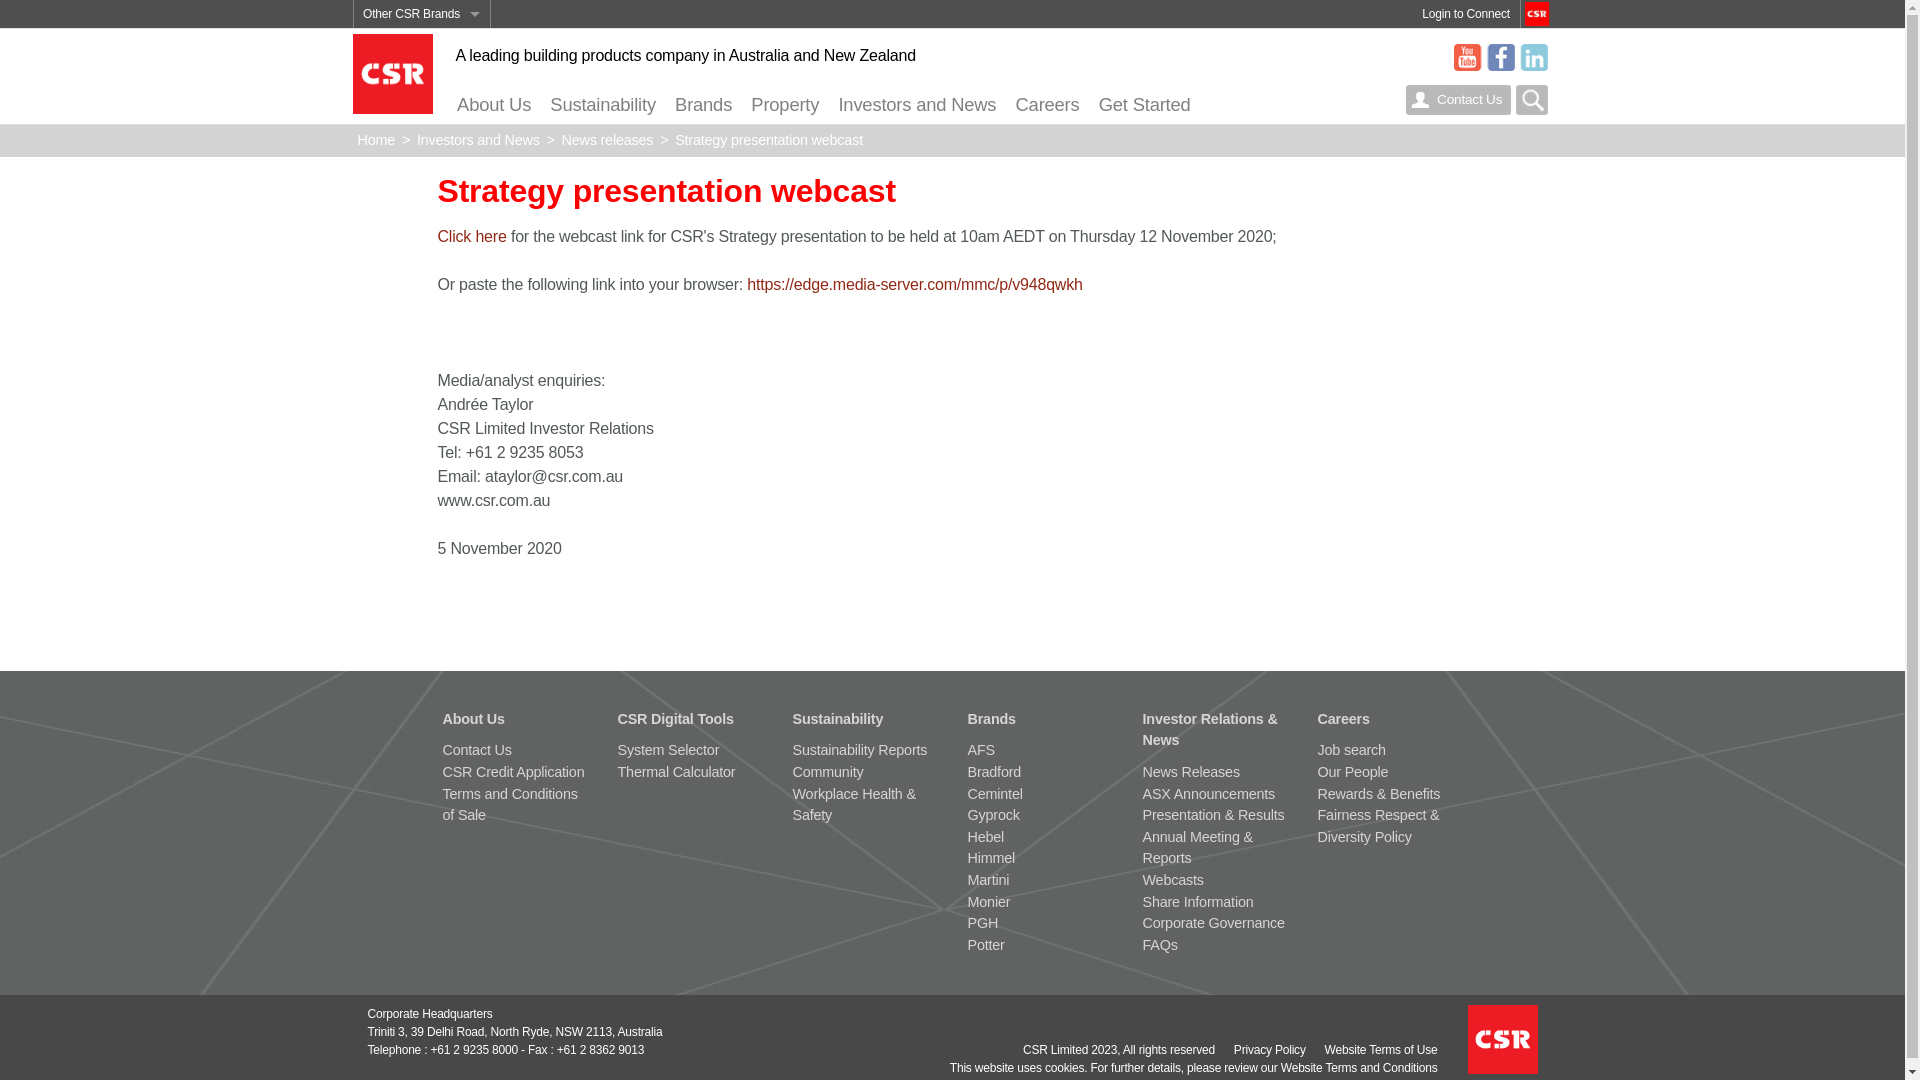 This screenshot has width=1920, height=1080. What do you see at coordinates (1190, 770) in the screenshot?
I see `'News Releases'` at bounding box center [1190, 770].